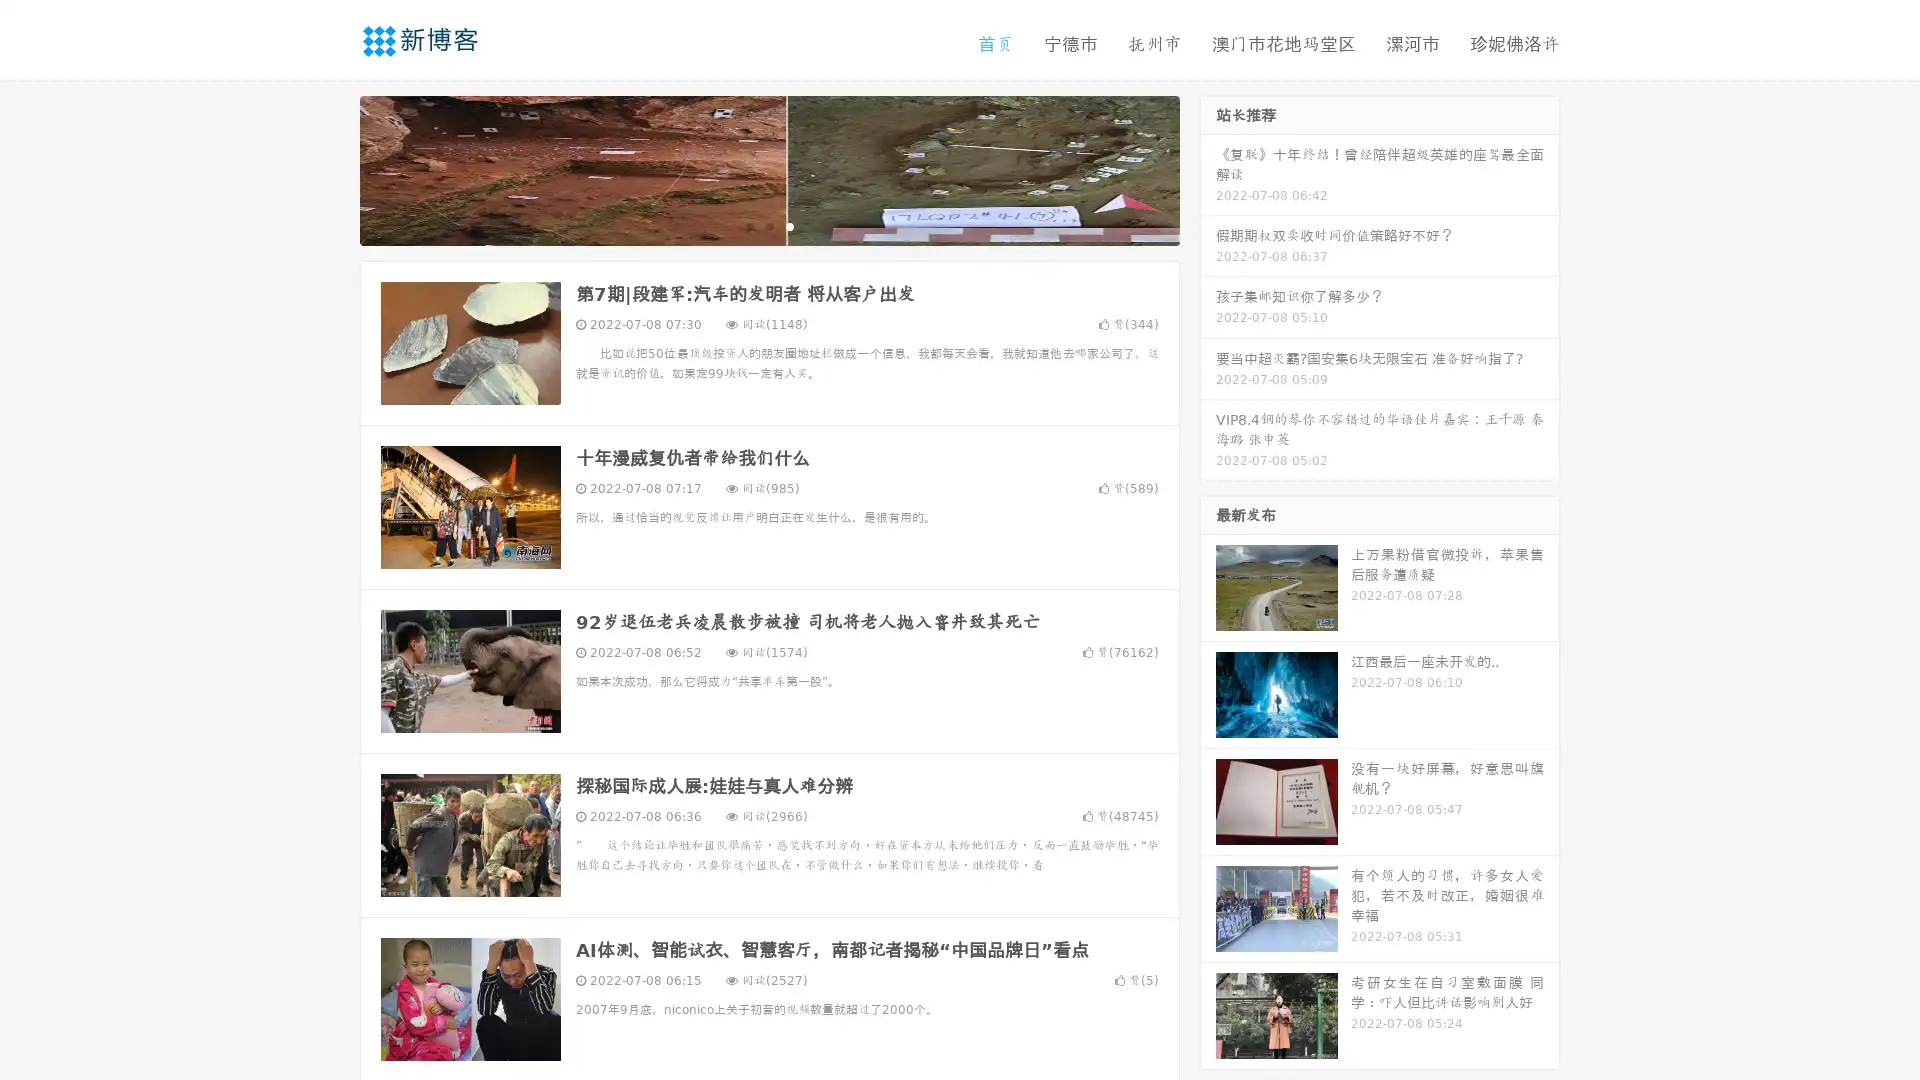 Image resolution: width=1920 pixels, height=1080 pixels. I want to click on Go to slide 2, so click(768, 225).